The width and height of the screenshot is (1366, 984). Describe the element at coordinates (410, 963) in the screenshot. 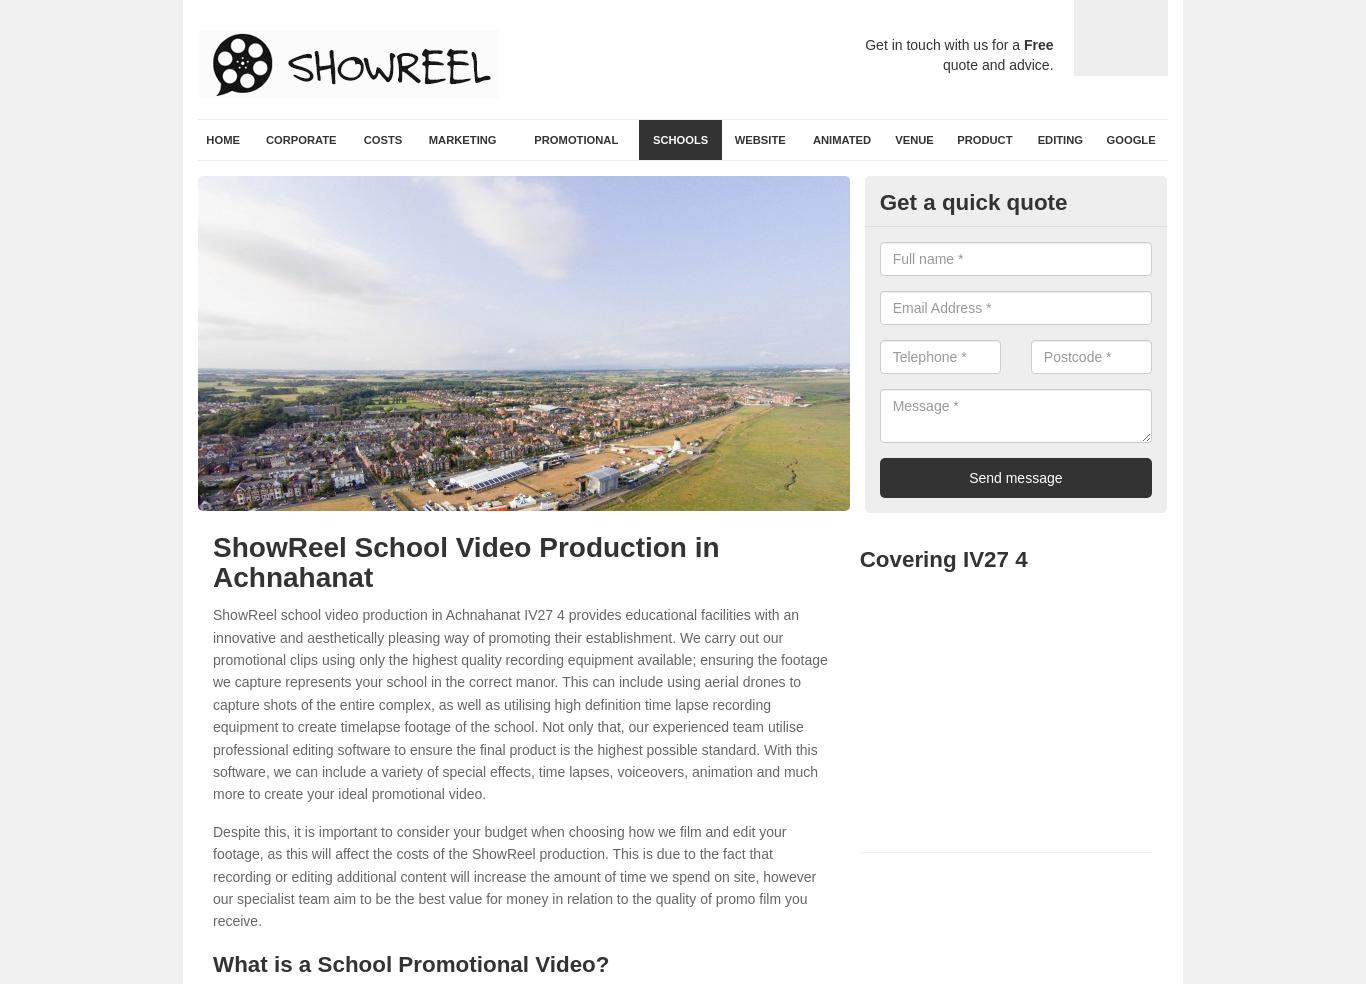

I see `'What is a School Promotional Video?'` at that location.